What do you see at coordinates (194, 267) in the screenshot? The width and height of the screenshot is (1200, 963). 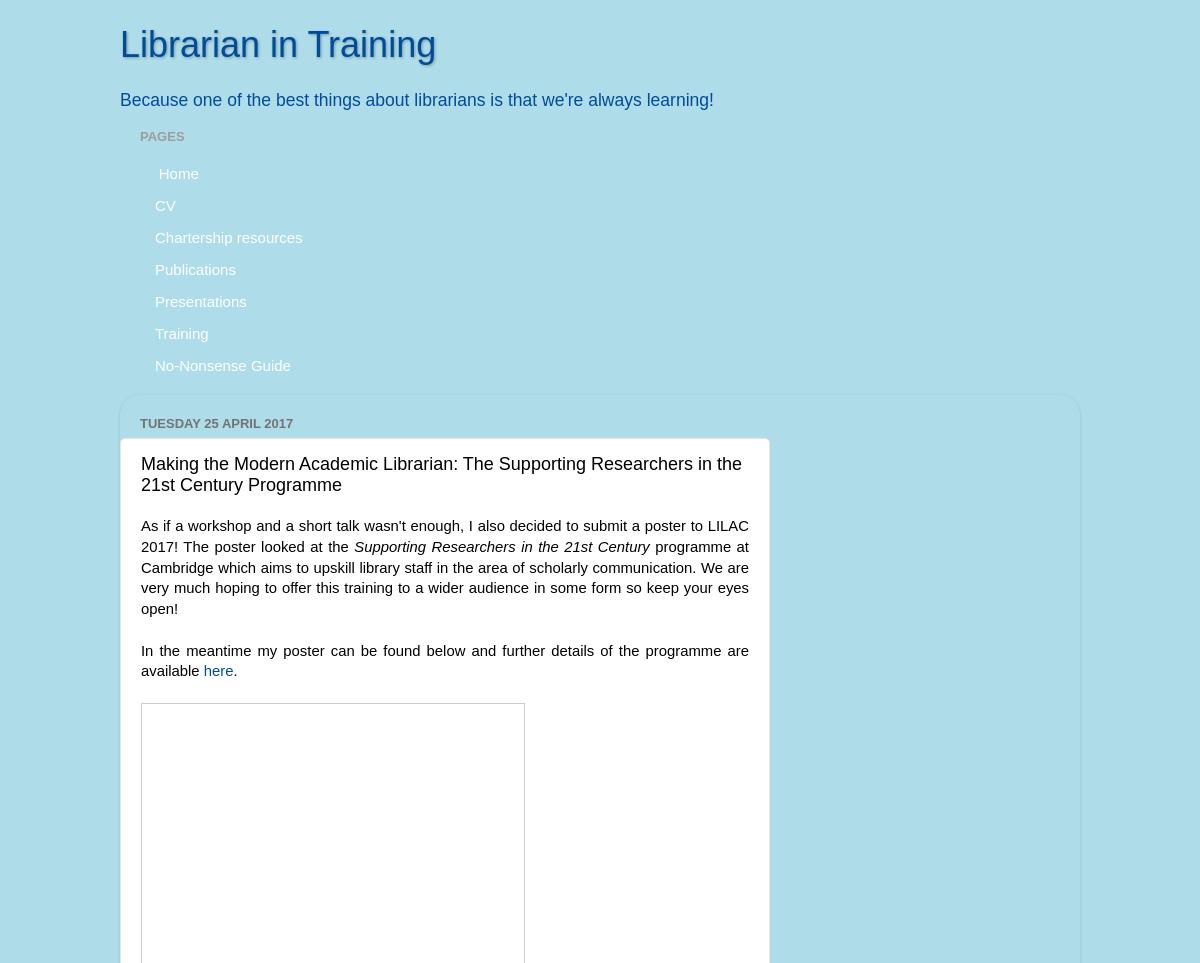 I see `'Publications'` at bounding box center [194, 267].